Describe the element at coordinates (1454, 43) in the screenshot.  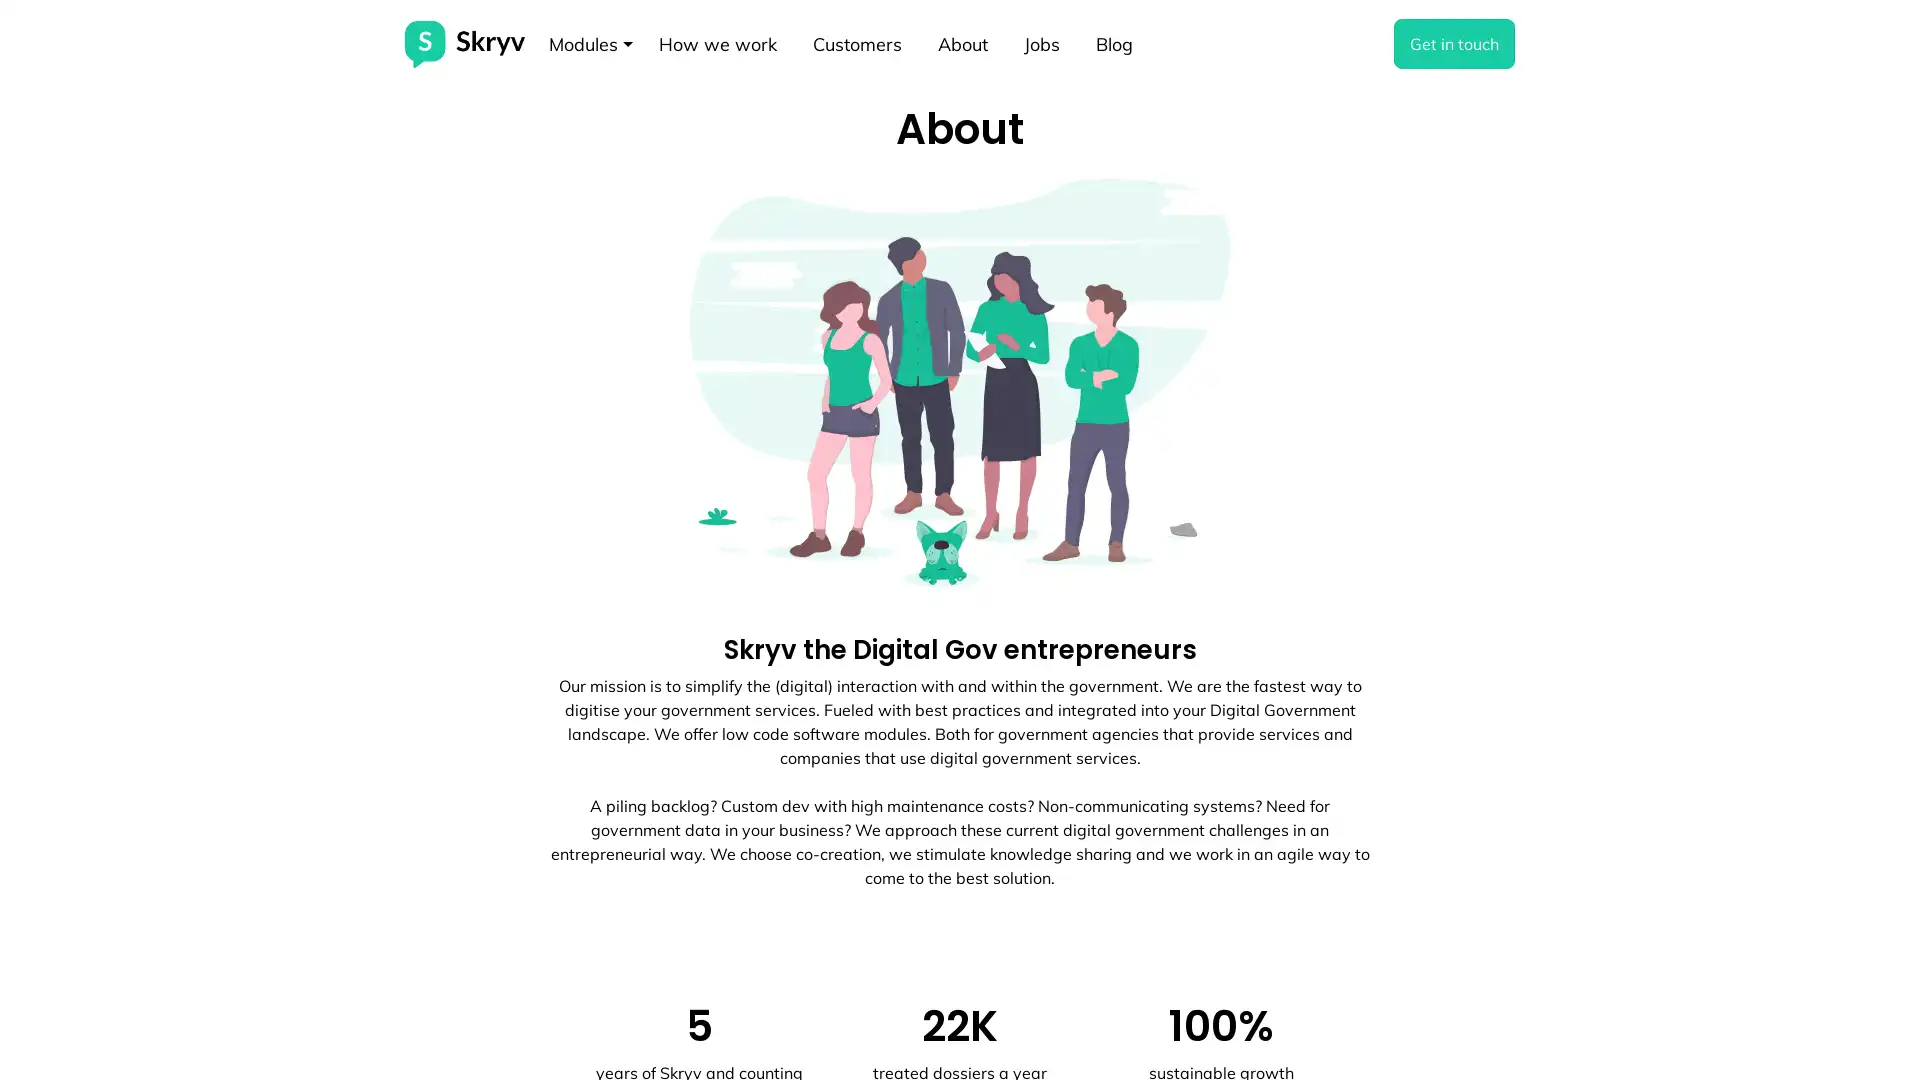
I see `Get in touch` at that location.